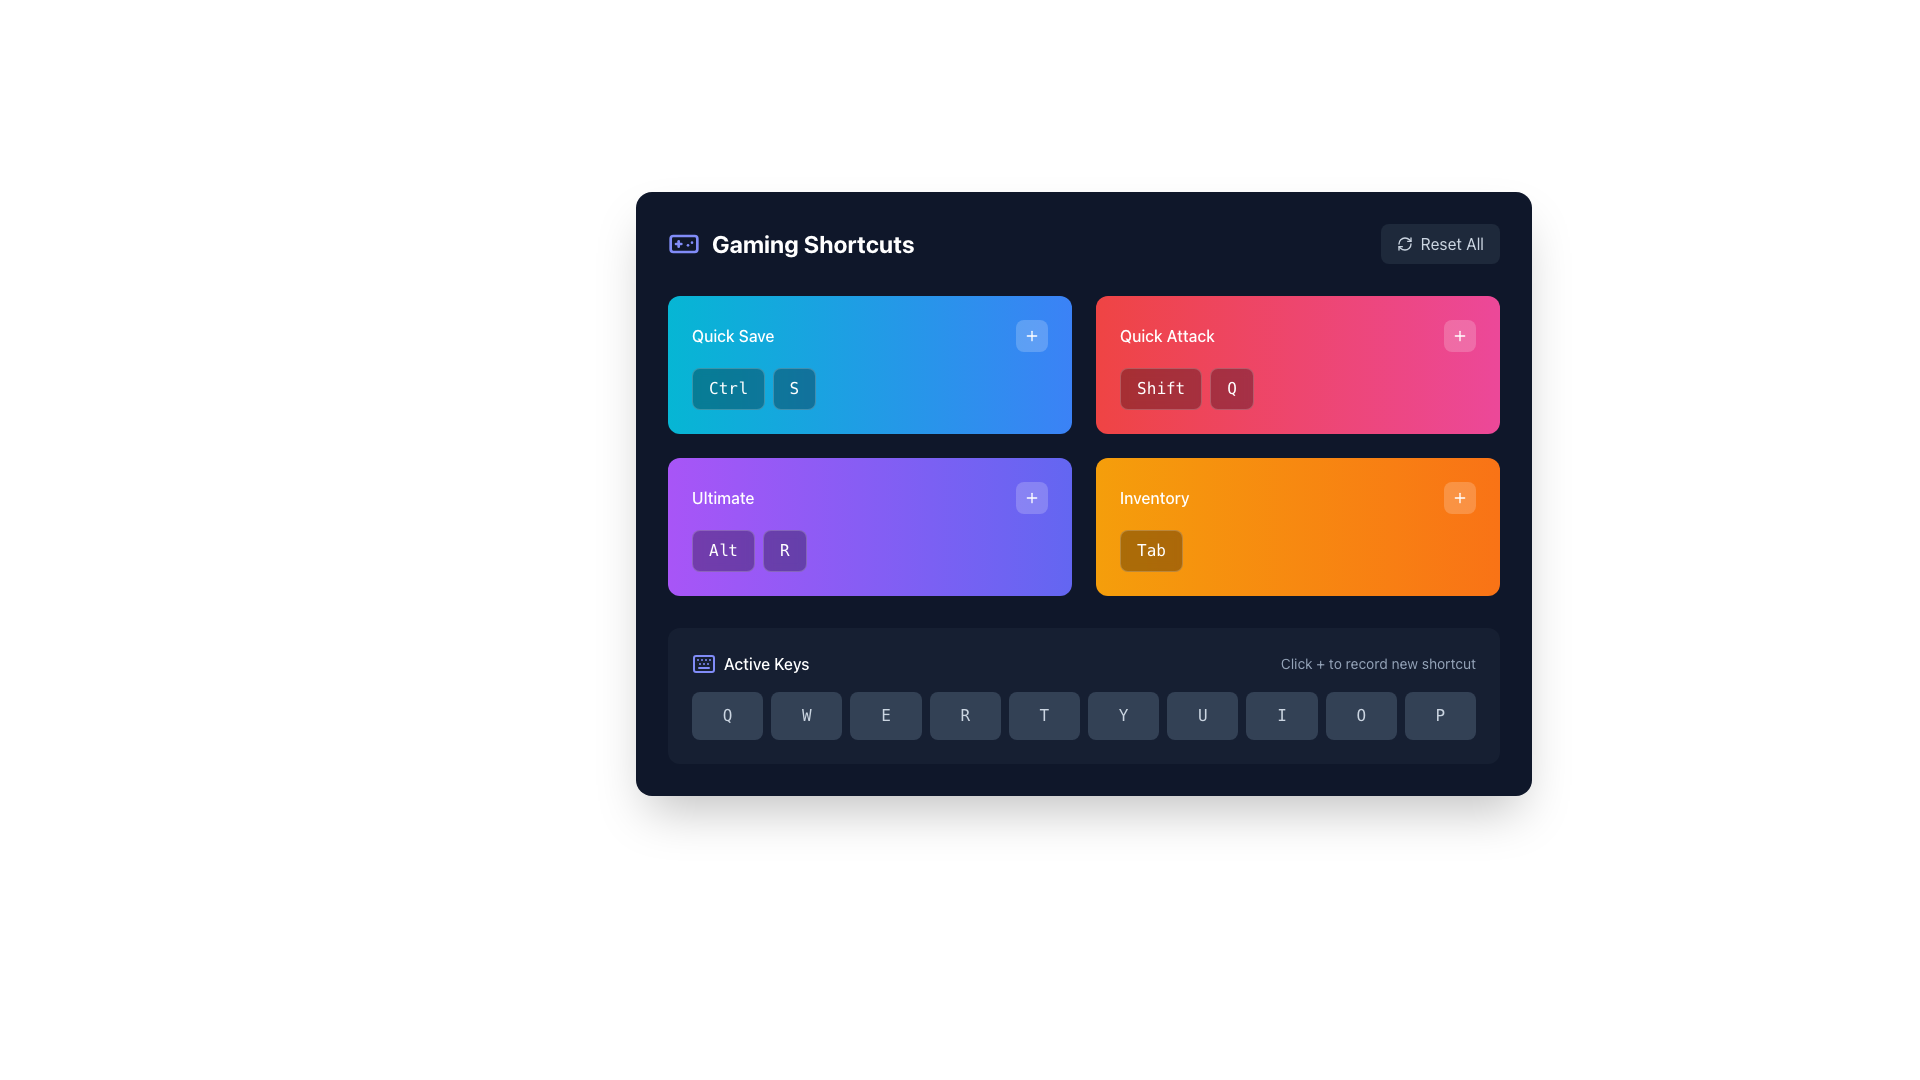  Describe the element at coordinates (1459, 496) in the screenshot. I see `the rounded rectangular button with a transparent white background and a white plus icon, located in the top-right corner of the 'Inventory' orange box` at that location.